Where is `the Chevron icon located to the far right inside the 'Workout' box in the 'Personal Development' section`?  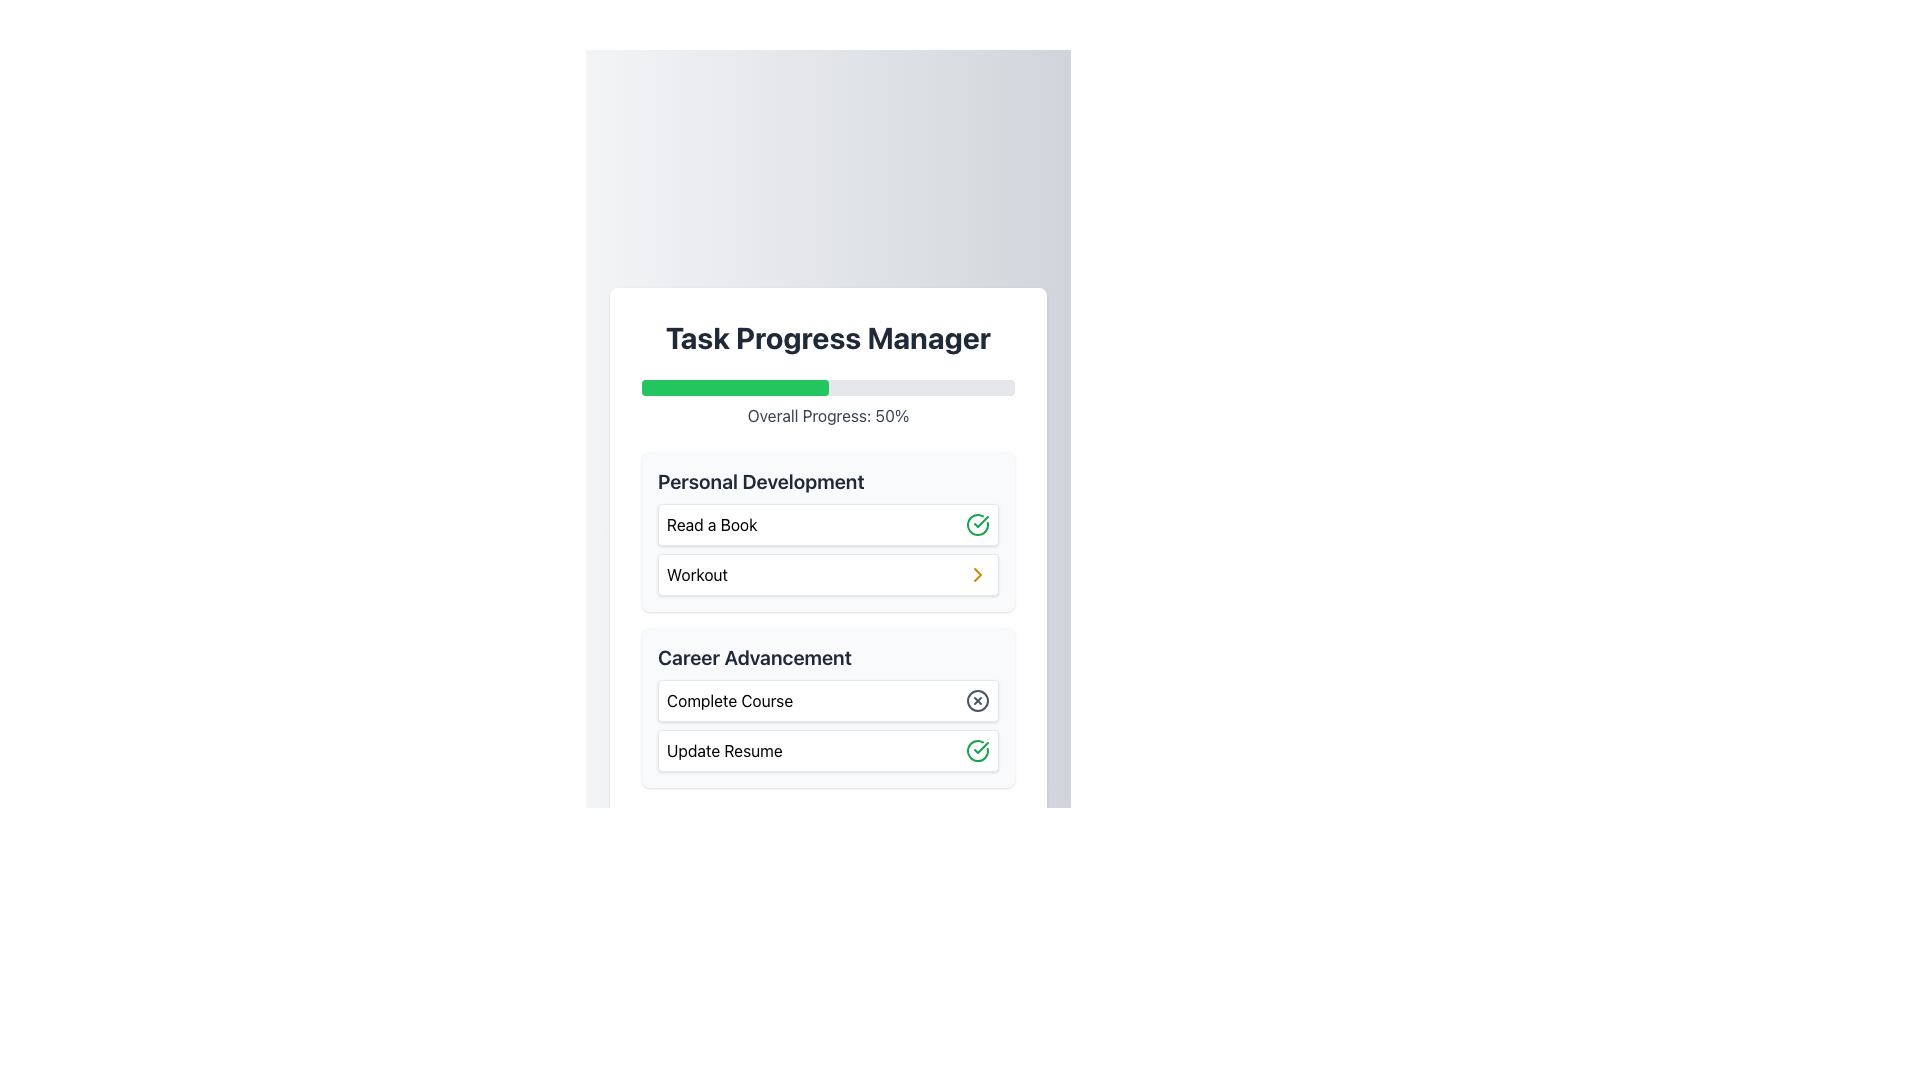
the Chevron icon located to the far right inside the 'Workout' box in the 'Personal Development' section is located at coordinates (978, 574).